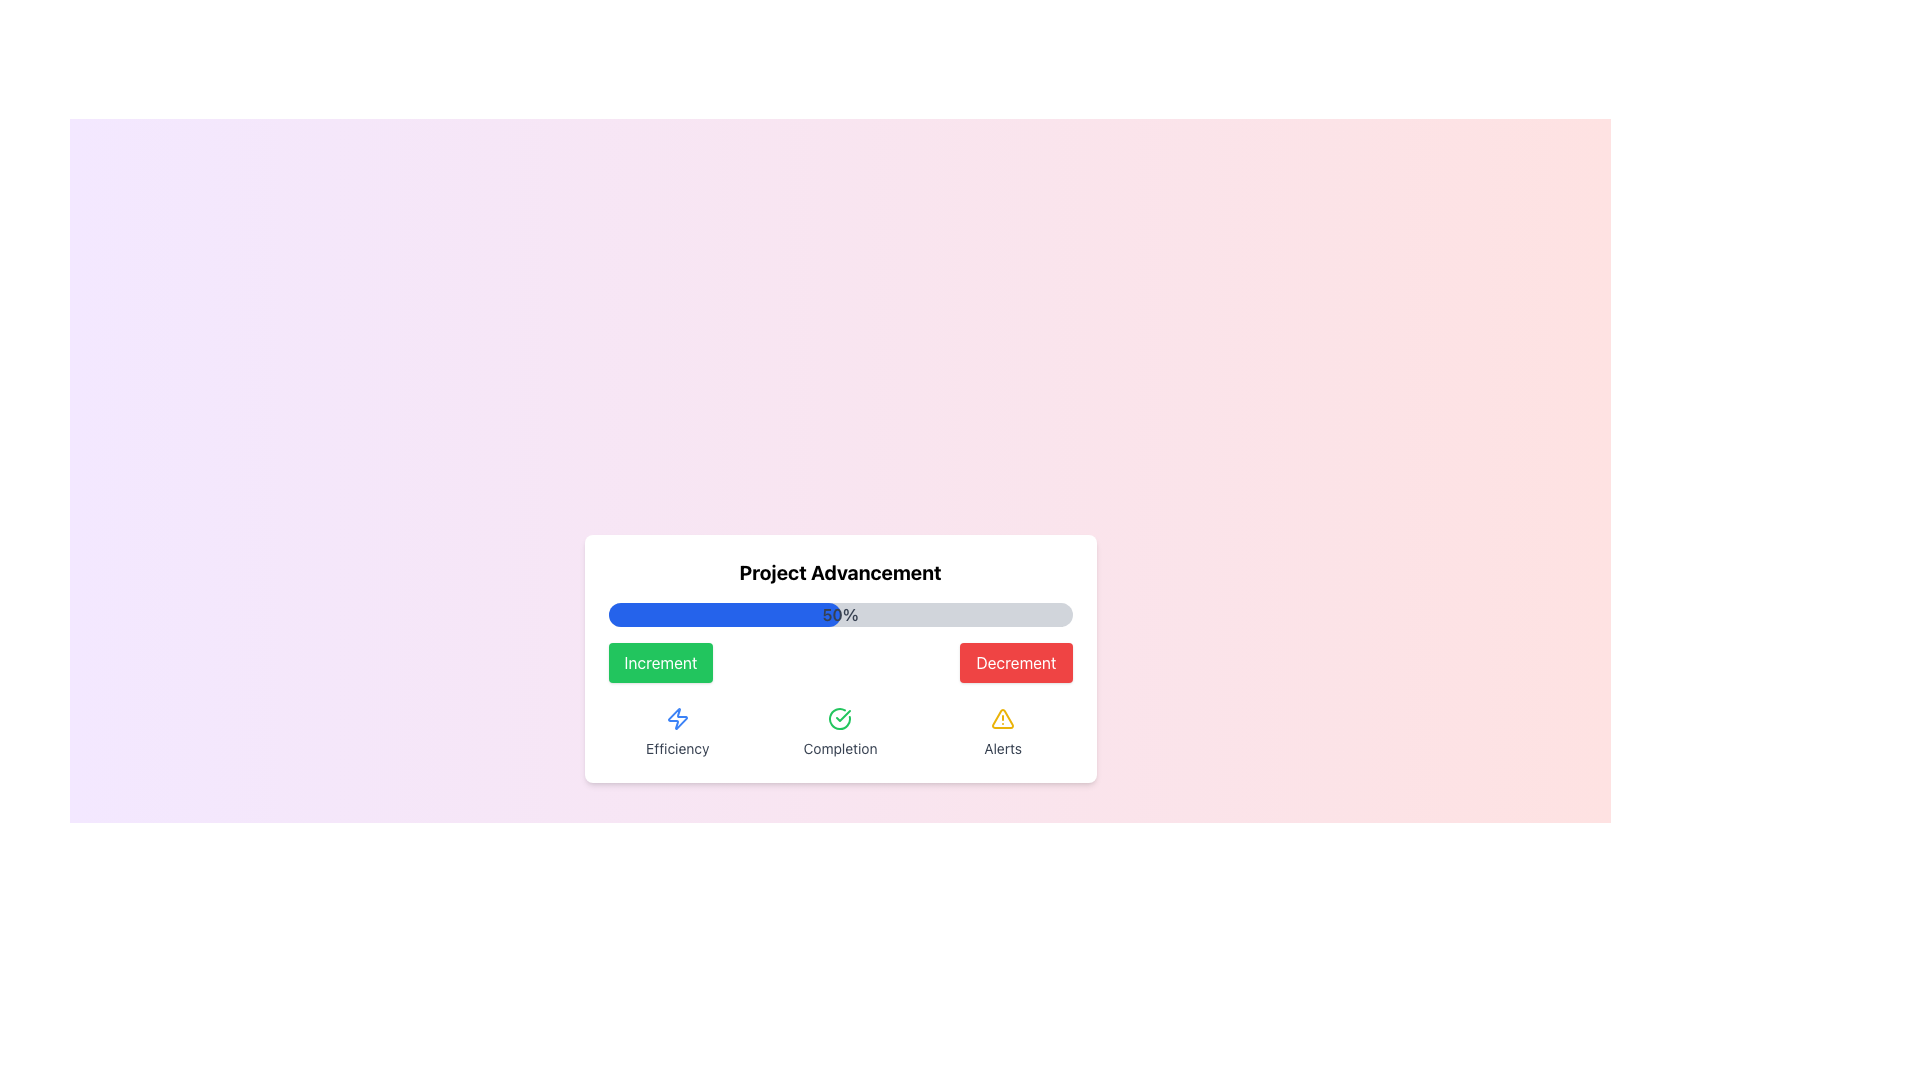 This screenshot has height=1080, width=1920. Describe the element at coordinates (844, 715) in the screenshot. I see `green confirmation icon located centrally beneath the progress bar, indicating task completion` at that location.